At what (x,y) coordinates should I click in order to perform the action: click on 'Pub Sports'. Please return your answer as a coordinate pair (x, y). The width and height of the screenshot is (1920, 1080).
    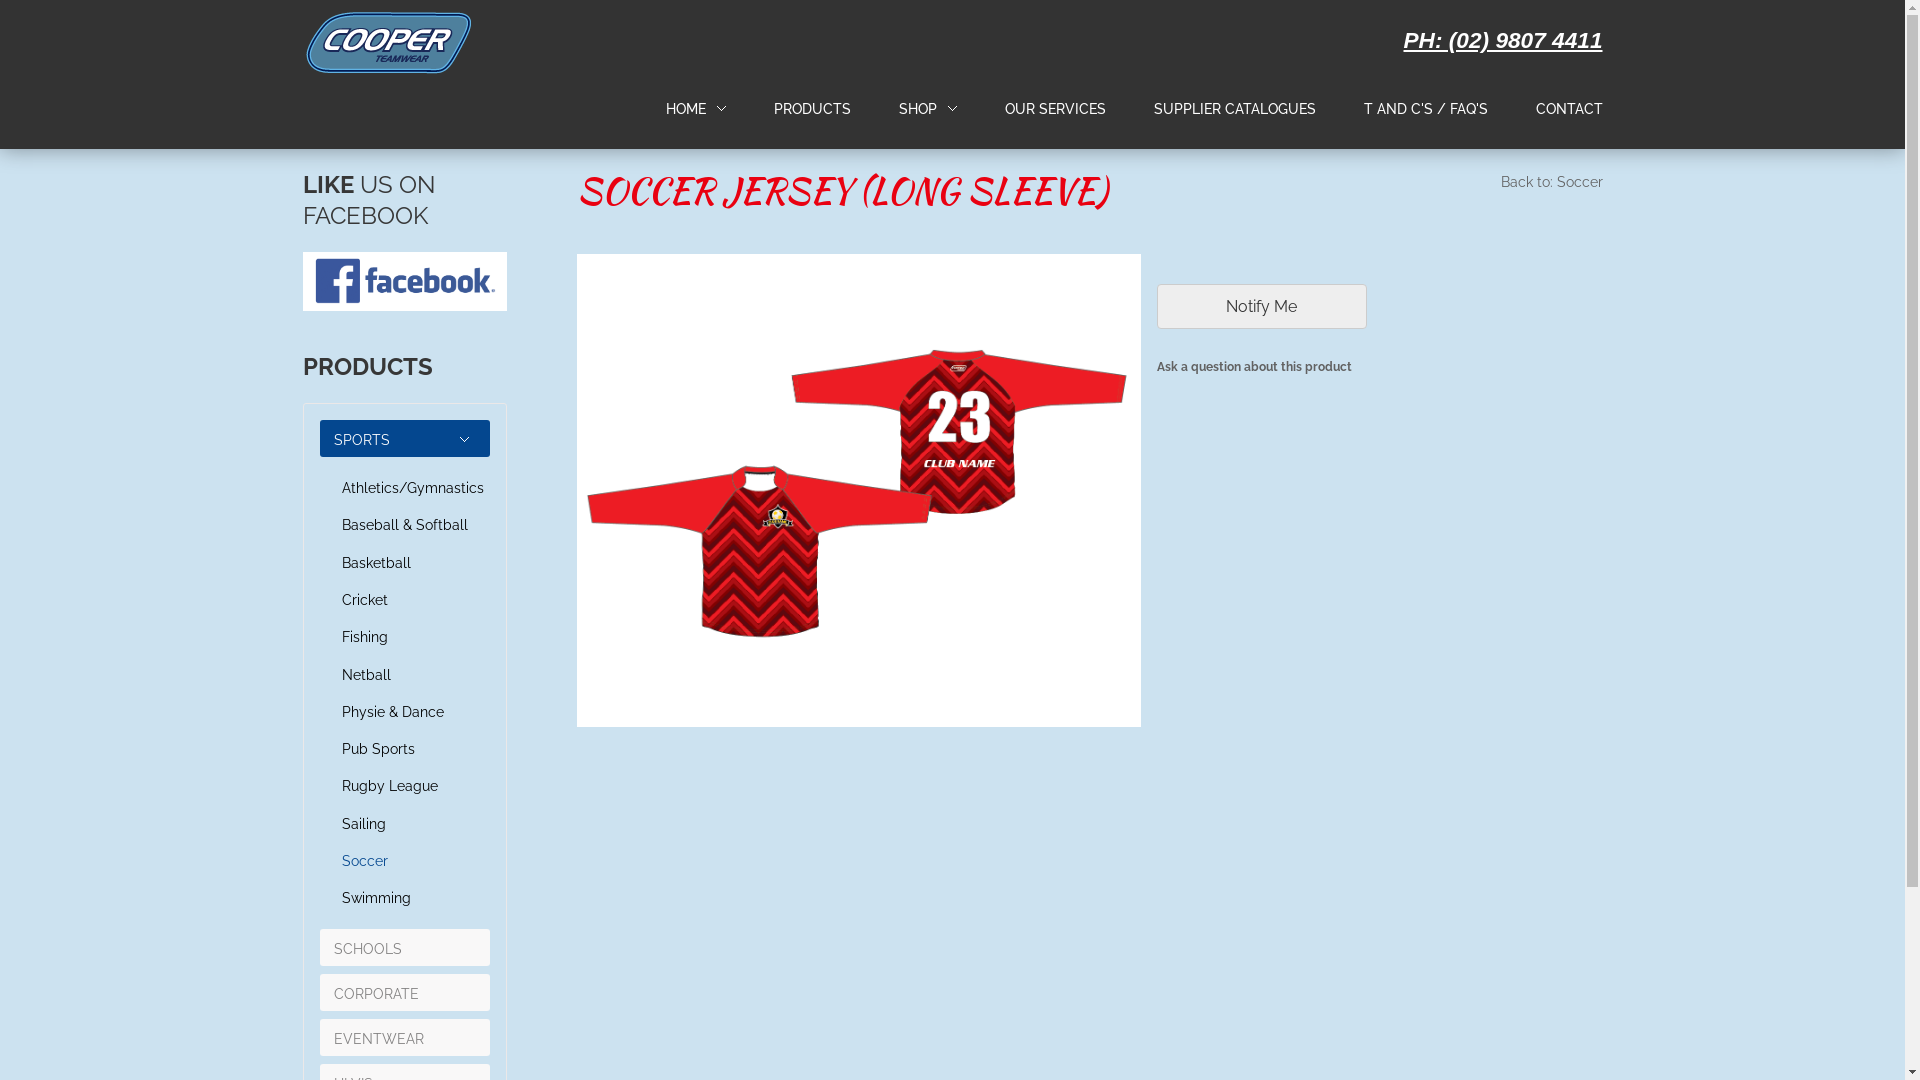
    Looking at the image, I should click on (403, 749).